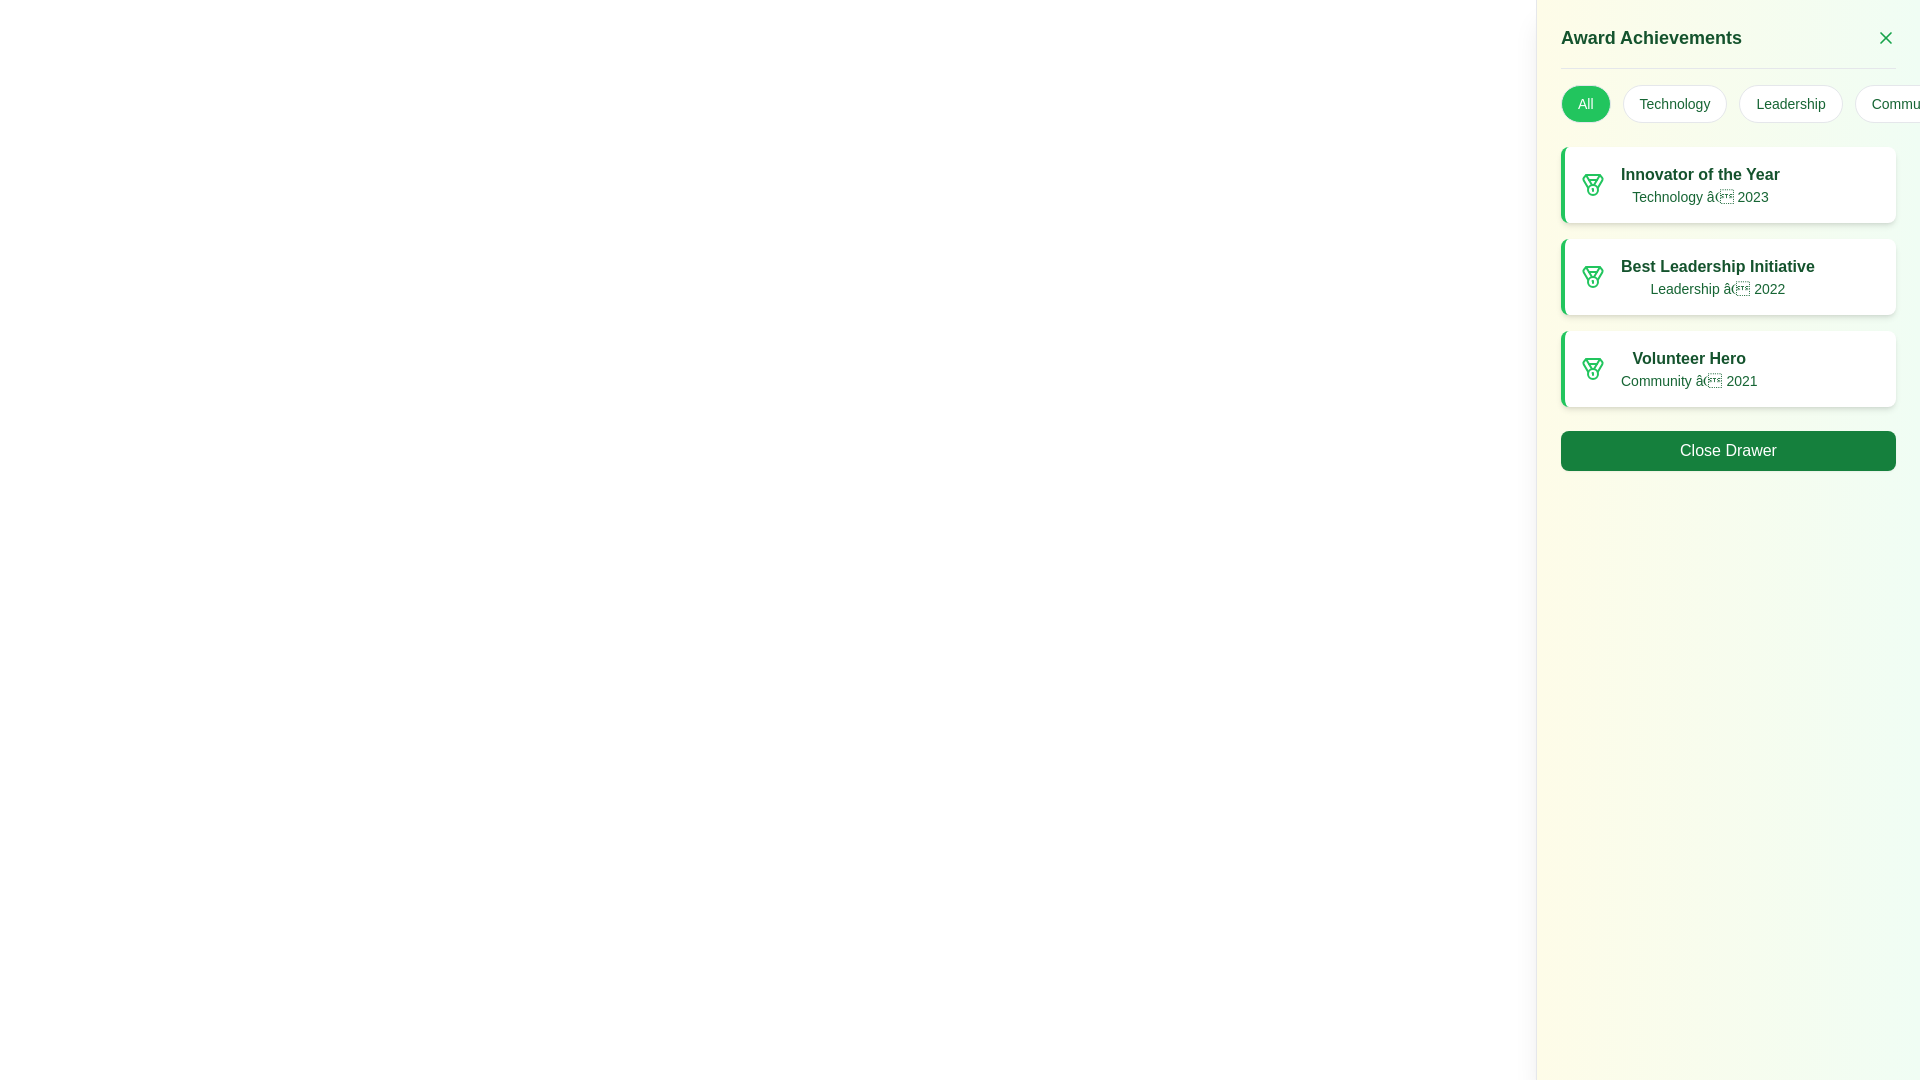  I want to click on SVG circle element representing the central part of the third medal in the award list by clicking on its center, so click(1592, 374).